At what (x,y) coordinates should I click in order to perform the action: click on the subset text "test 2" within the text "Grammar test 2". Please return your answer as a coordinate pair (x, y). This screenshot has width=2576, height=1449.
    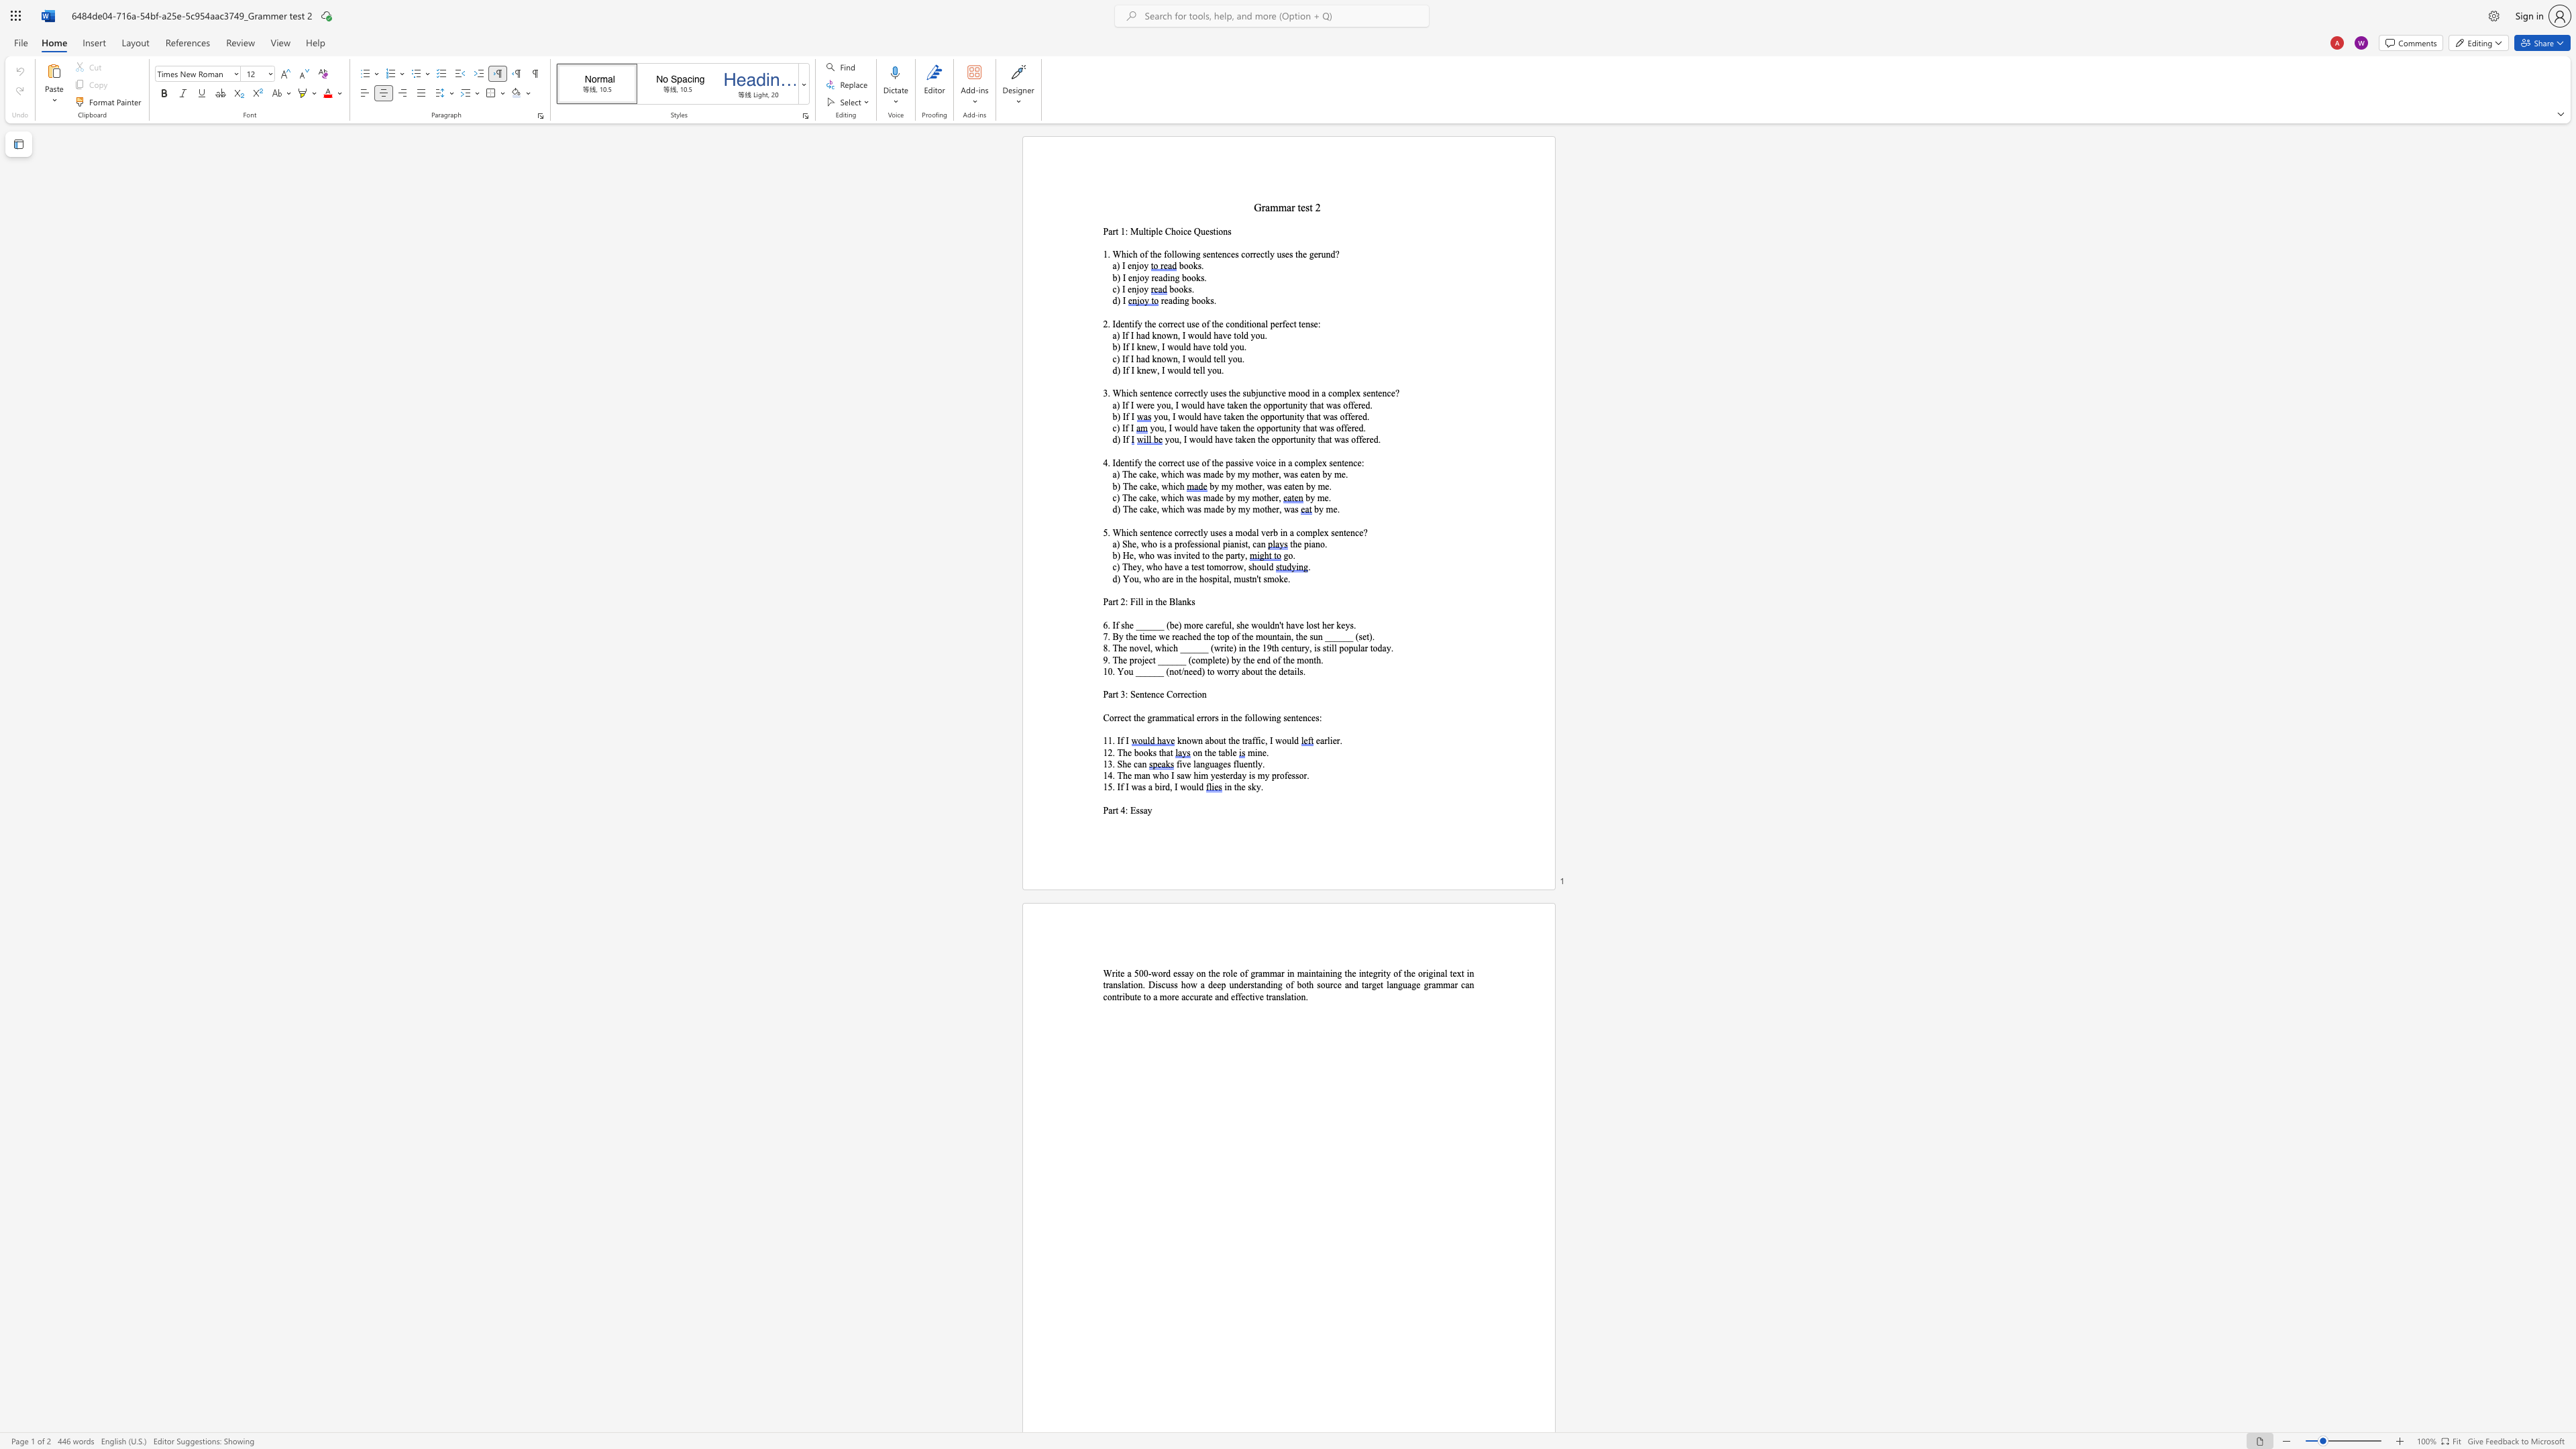
    Looking at the image, I should click on (1297, 207).